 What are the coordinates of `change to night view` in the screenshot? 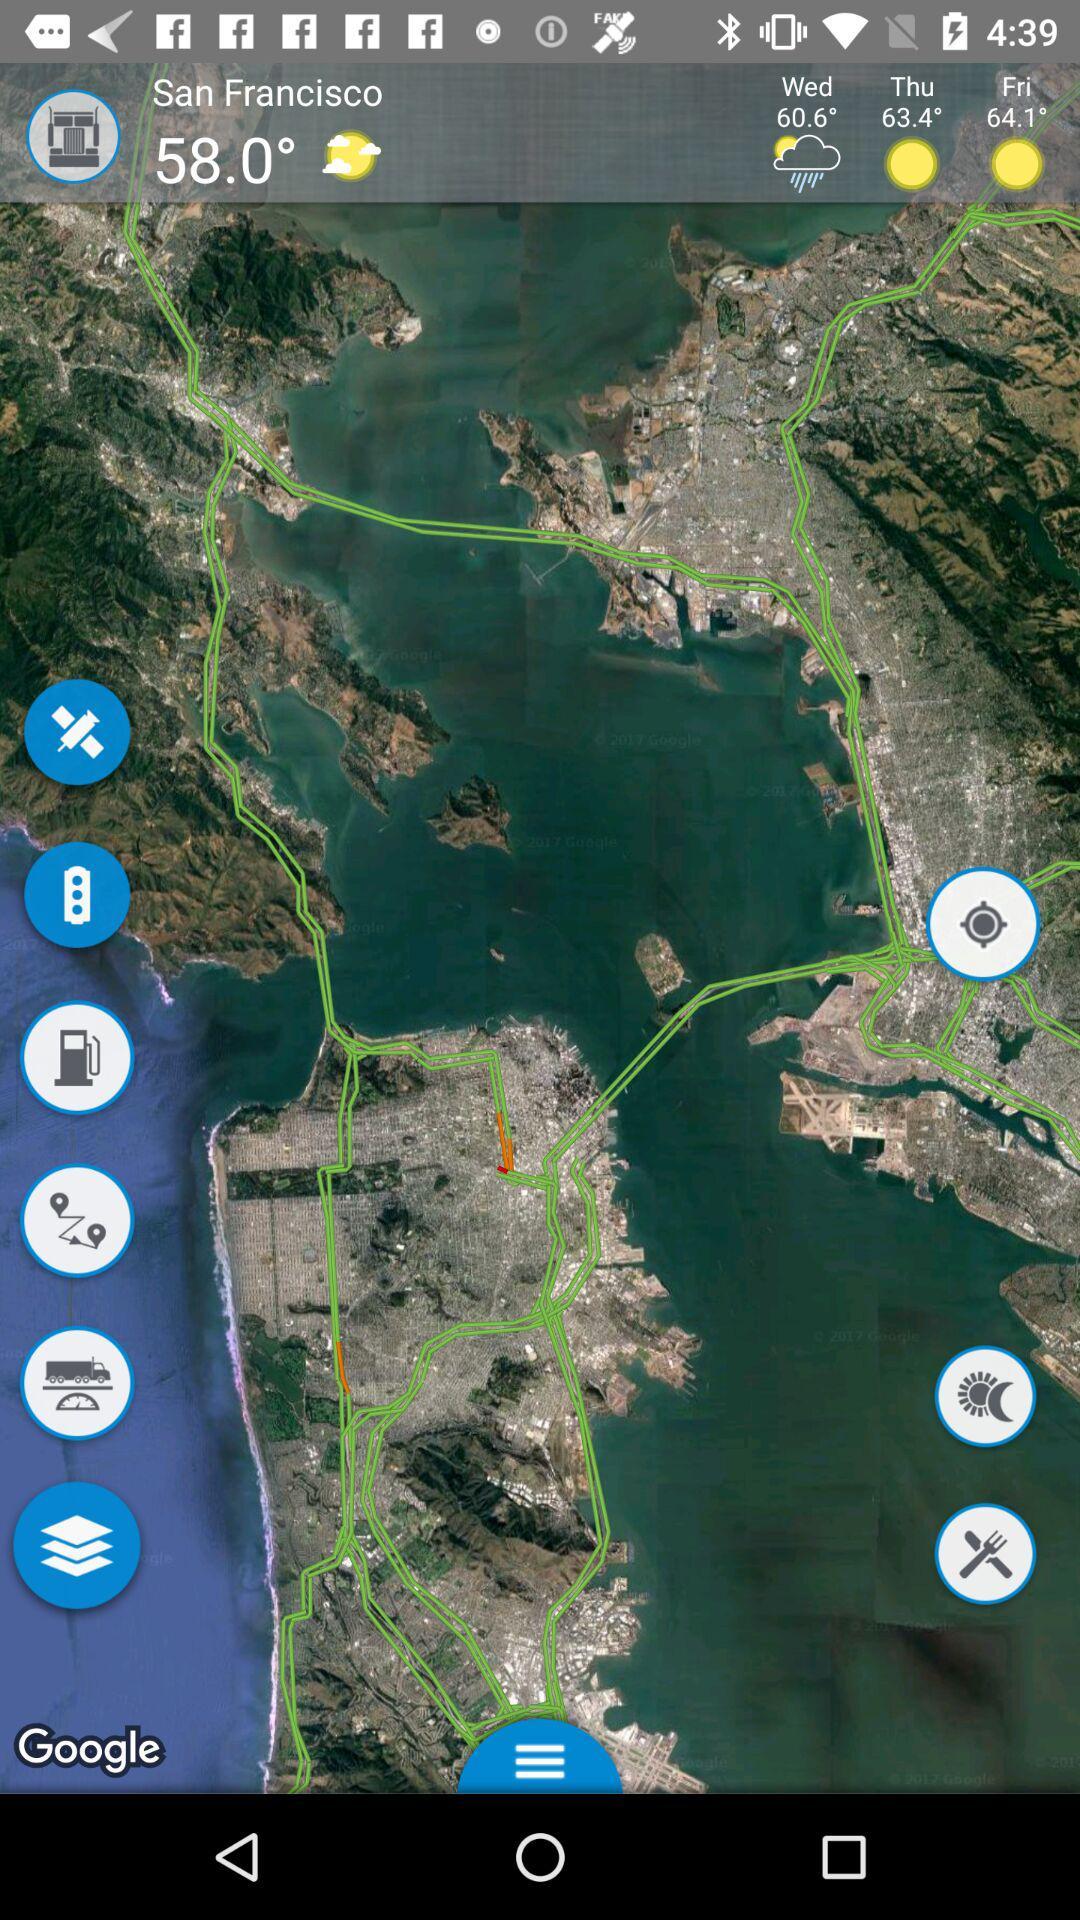 It's located at (984, 1399).